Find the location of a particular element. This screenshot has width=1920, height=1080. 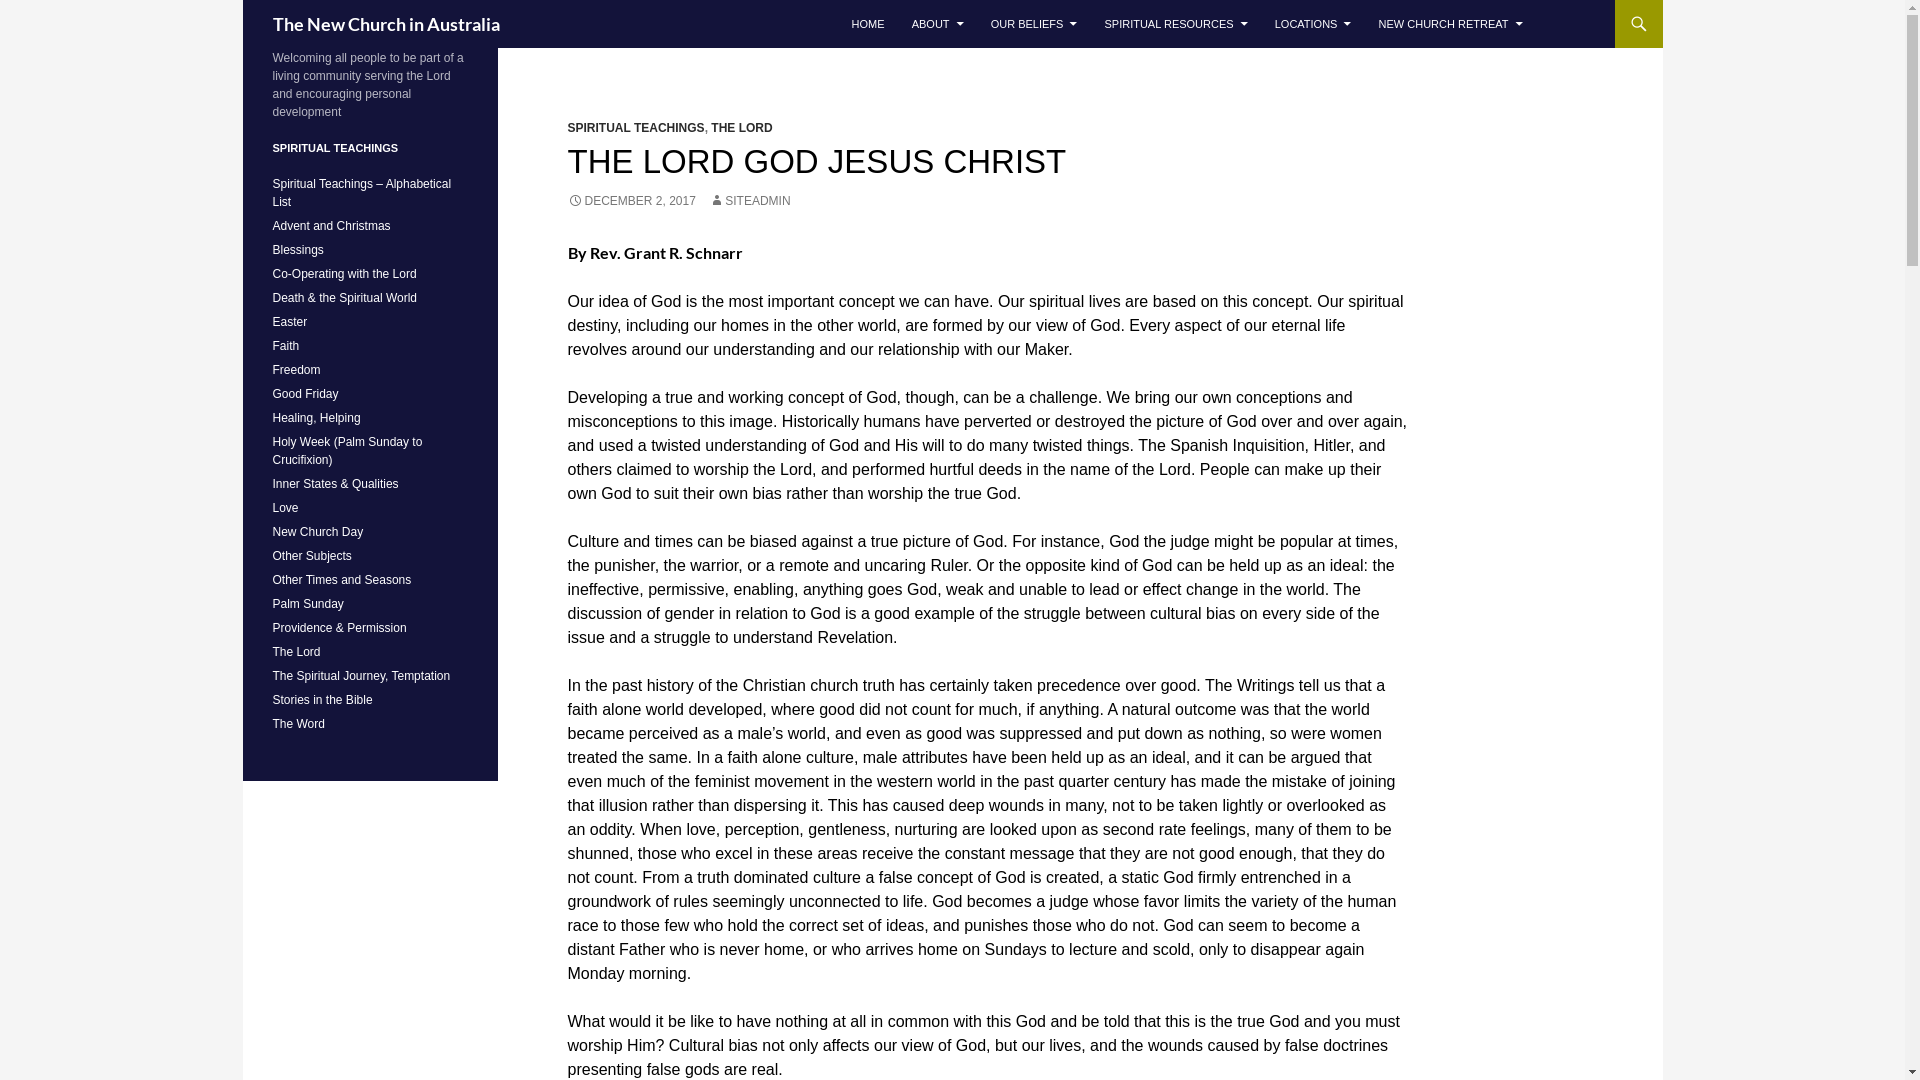

'Blessings' is located at coordinates (296, 249).